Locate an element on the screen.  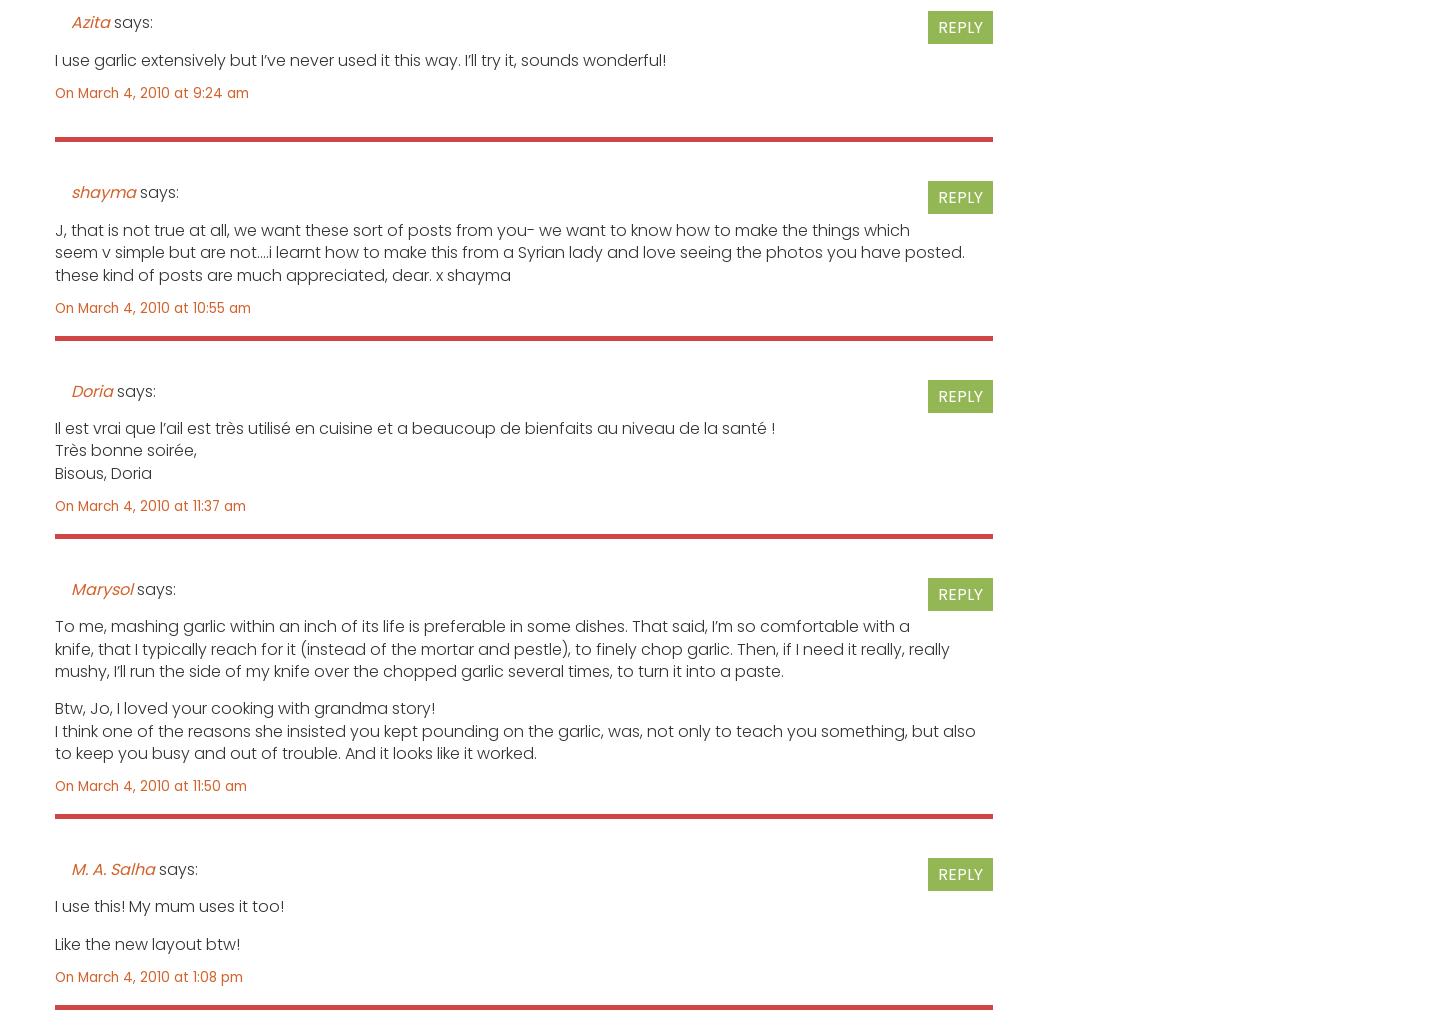
'On March 4, 2010 at 9:24 am' is located at coordinates (150, 92).